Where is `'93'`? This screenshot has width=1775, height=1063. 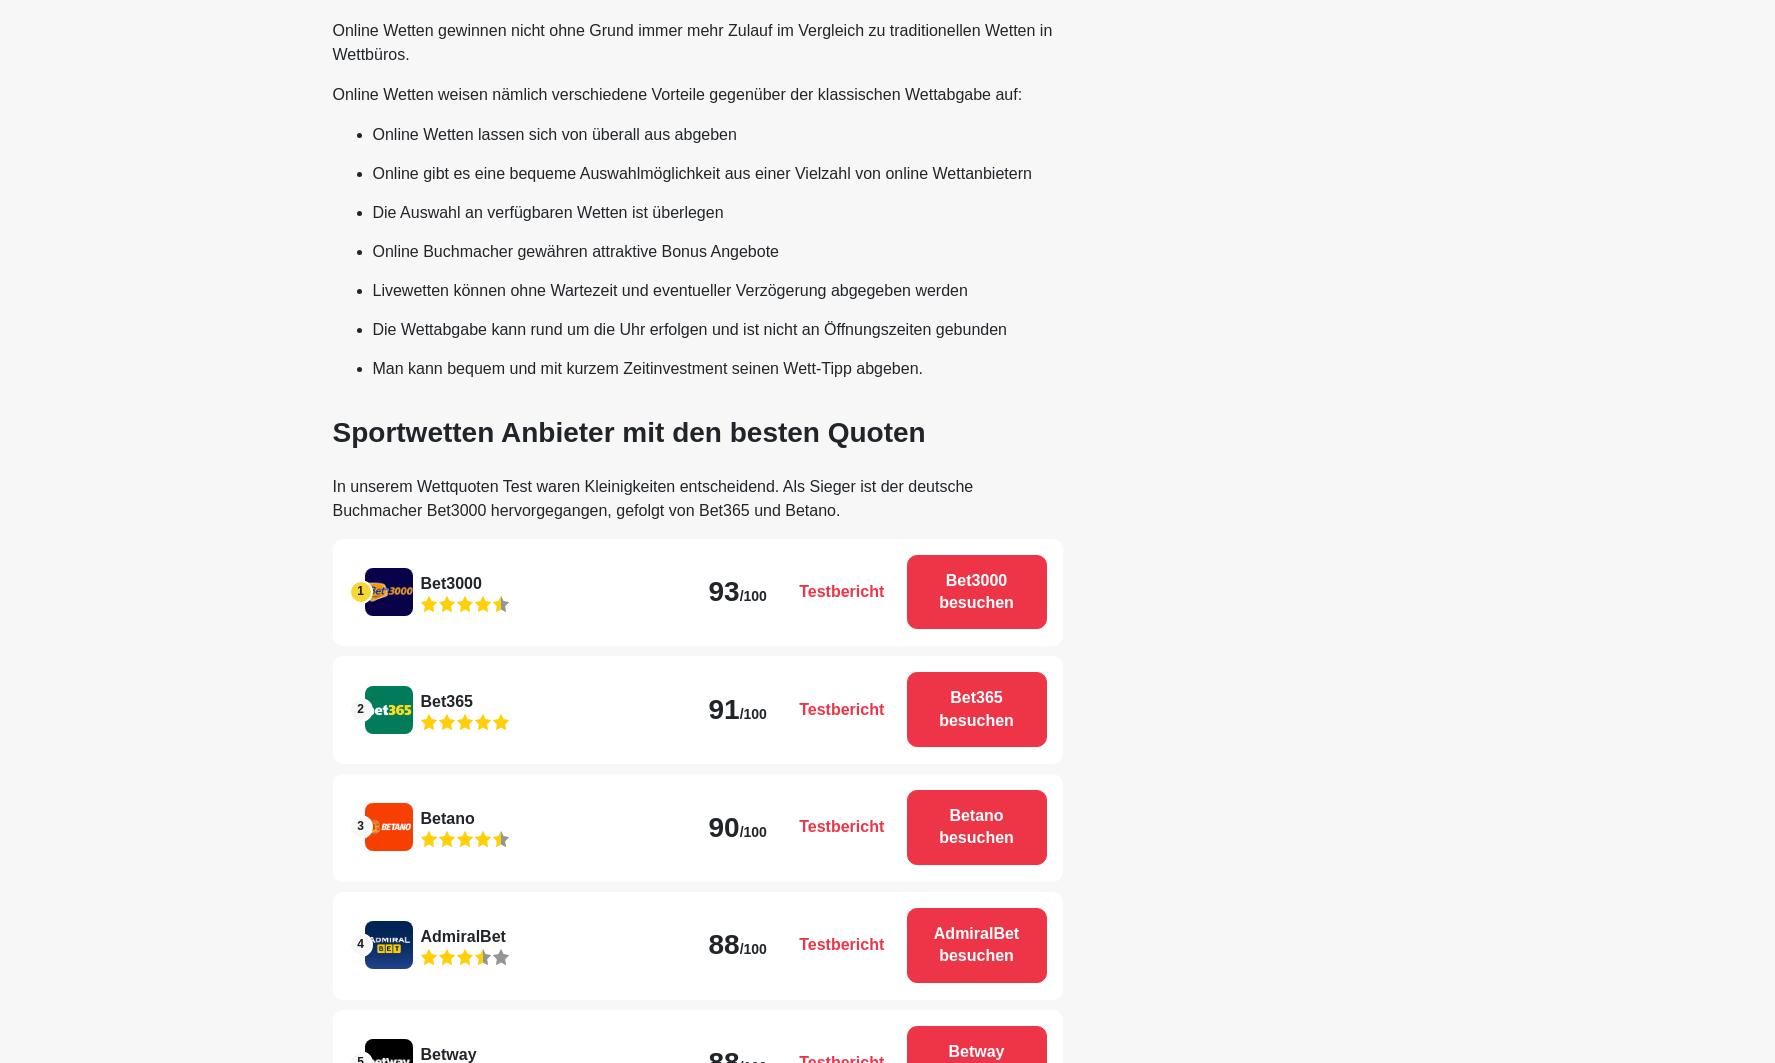
'93' is located at coordinates (722, 590).